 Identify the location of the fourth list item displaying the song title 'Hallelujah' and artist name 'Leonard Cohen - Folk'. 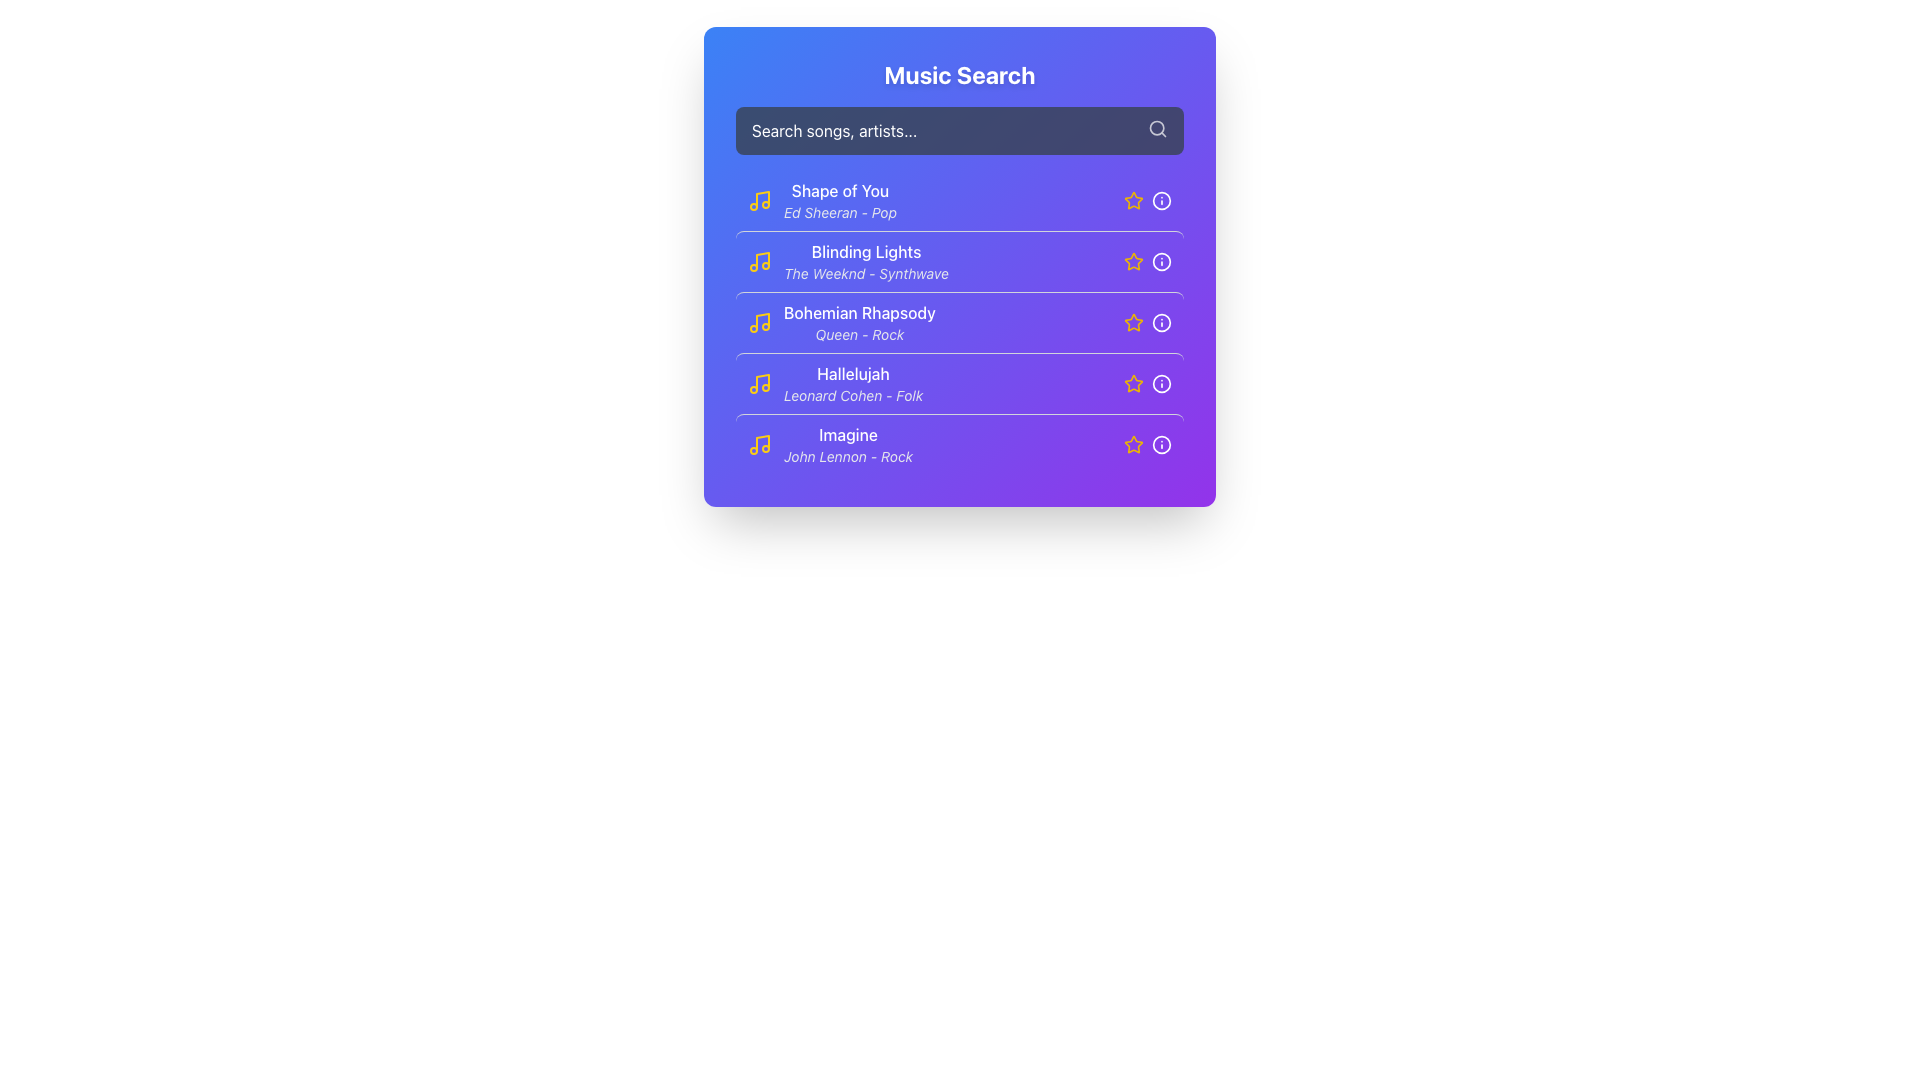
(835, 384).